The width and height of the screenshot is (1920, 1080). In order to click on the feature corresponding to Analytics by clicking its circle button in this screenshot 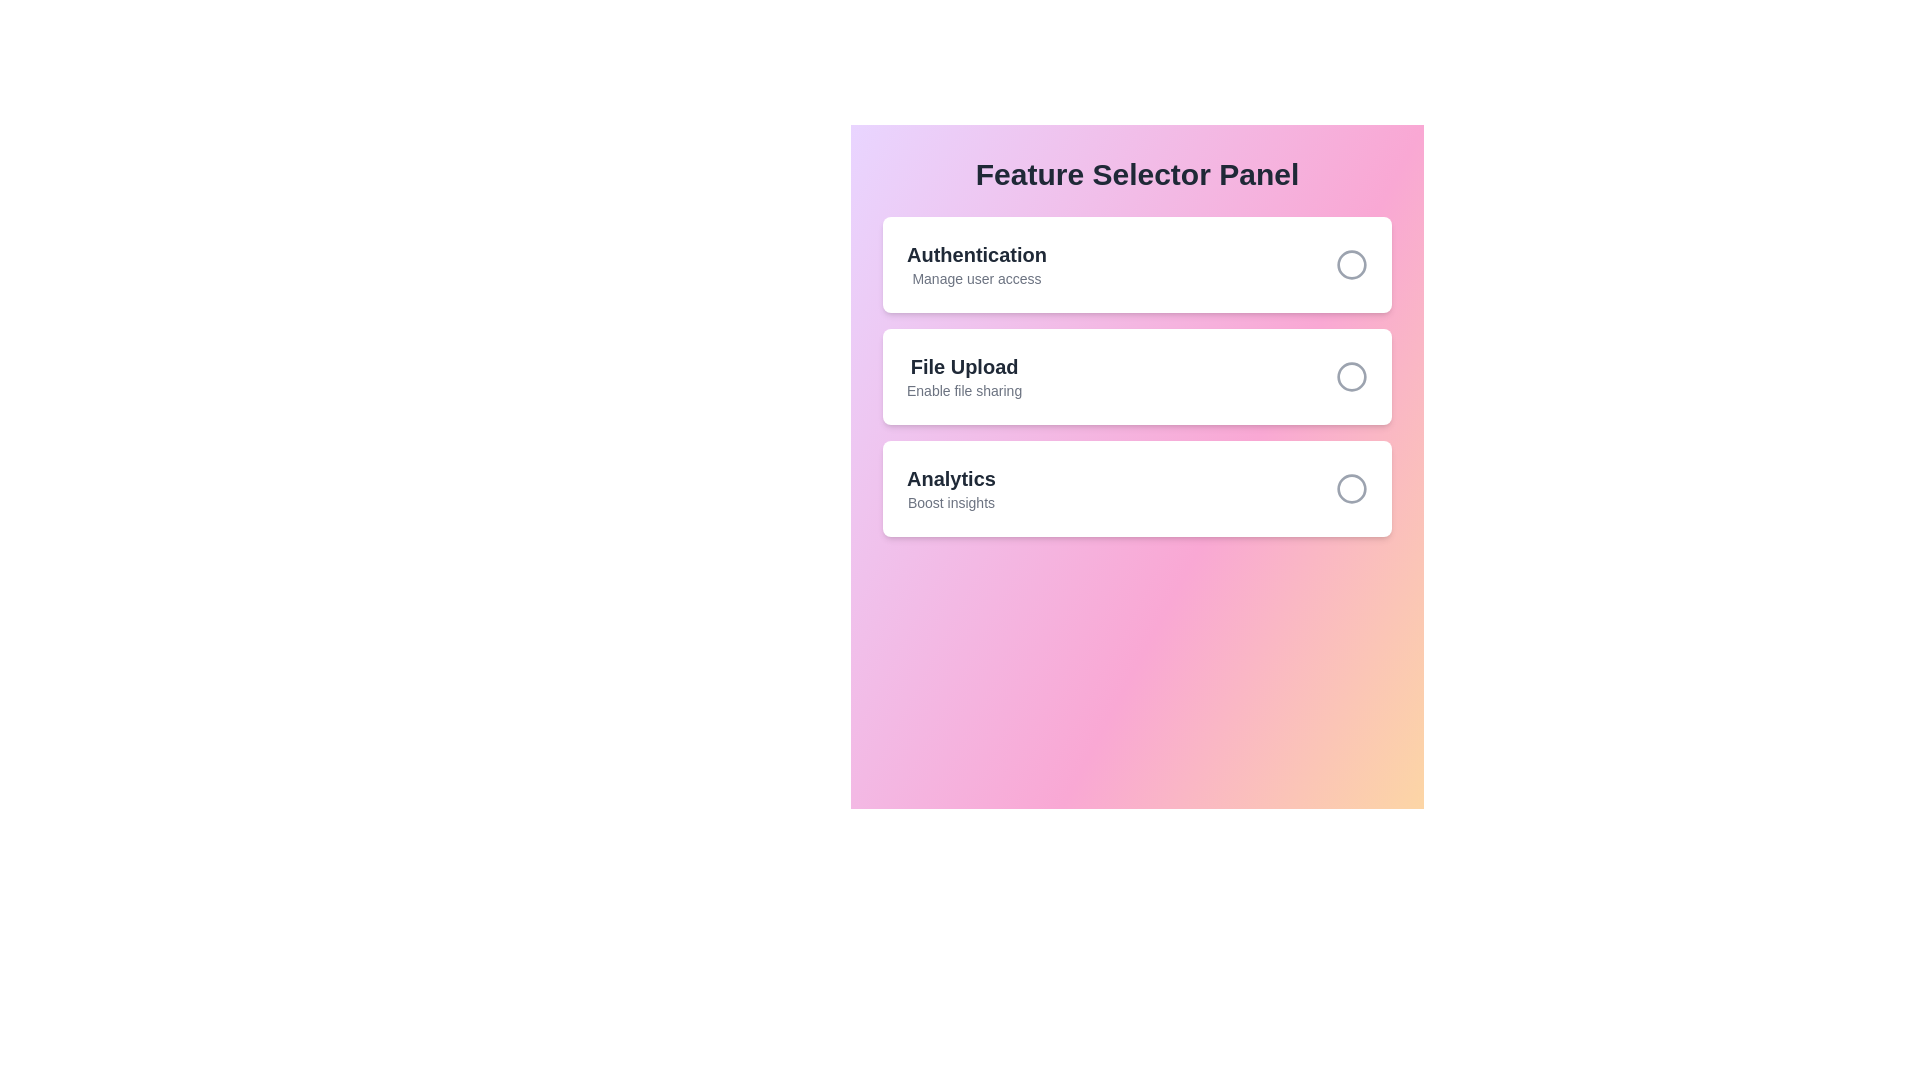, I will do `click(1352, 489)`.